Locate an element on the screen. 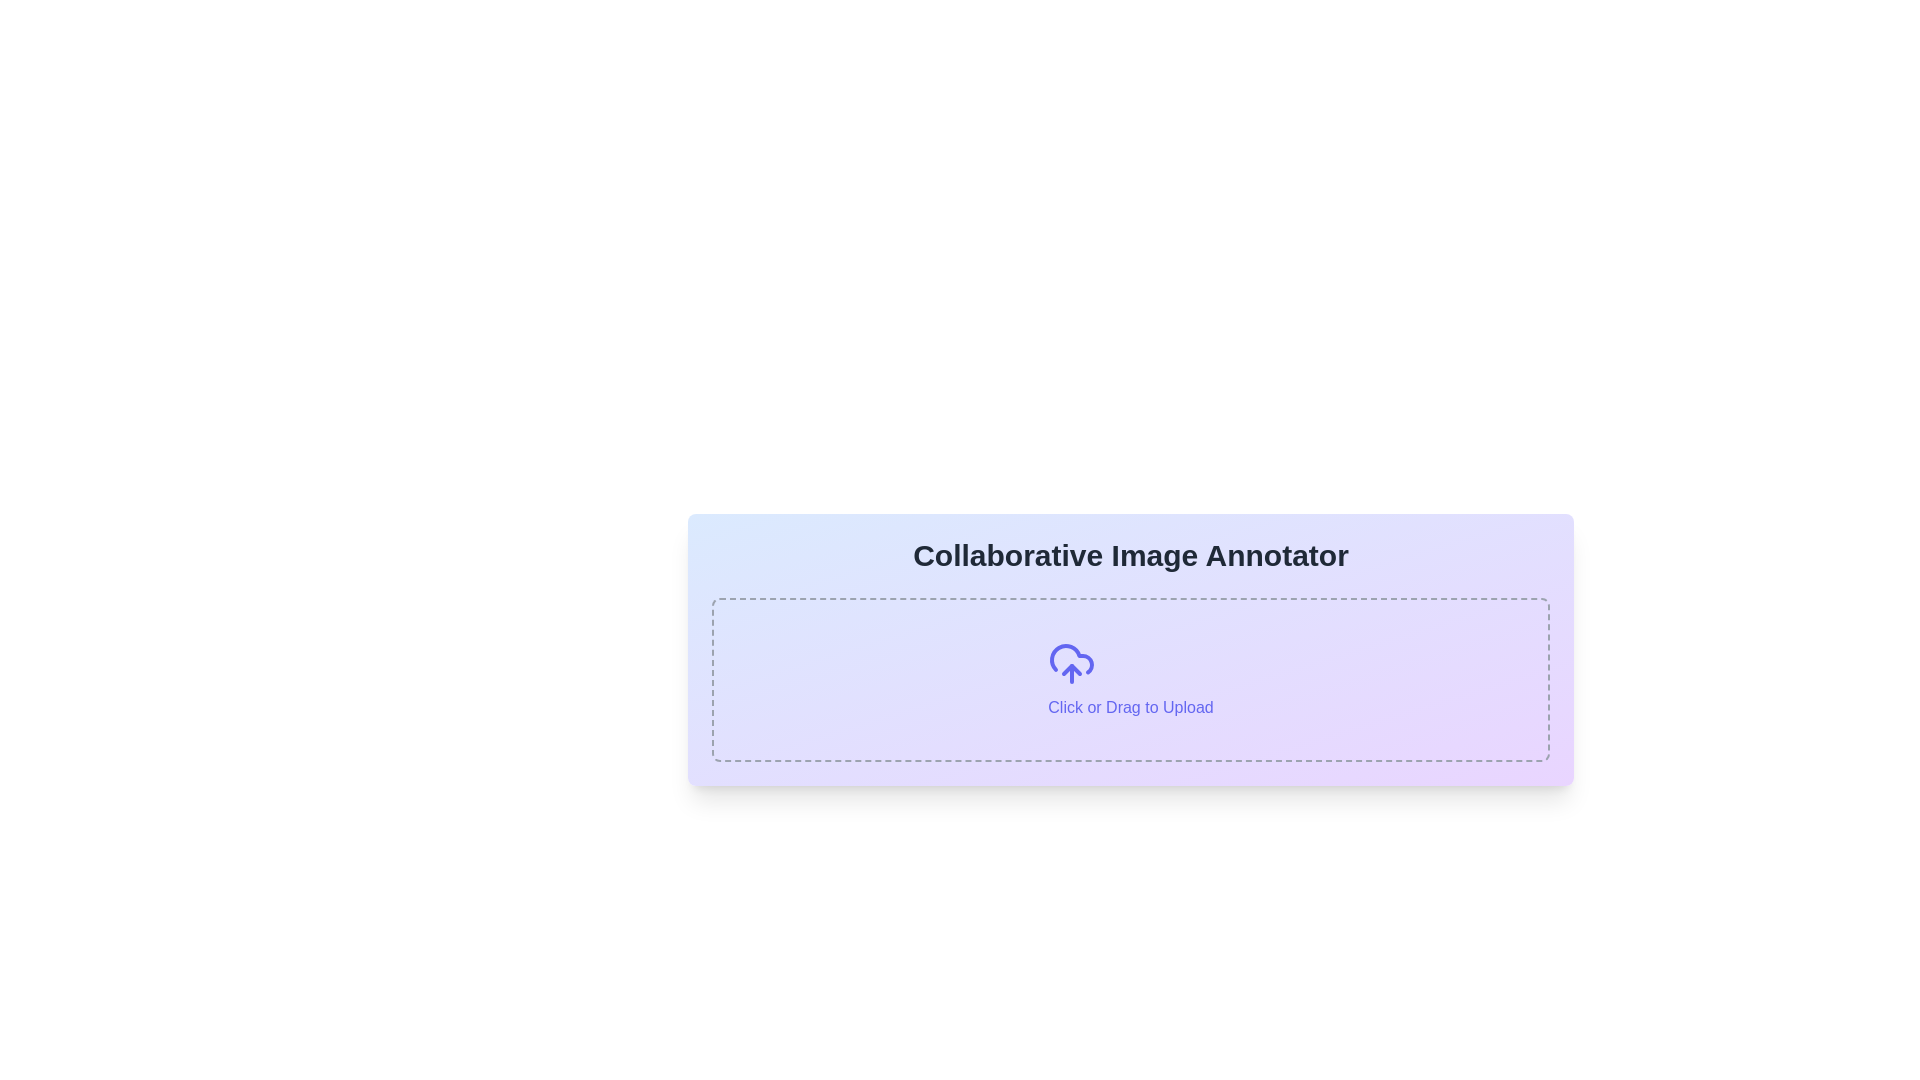 The width and height of the screenshot is (1920, 1080). and drop files onto the interactive file upload area, which is a rectangular area with a dashed border, centered below the title 'Collaborative Image Annotator' is located at coordinates (1131, 678).